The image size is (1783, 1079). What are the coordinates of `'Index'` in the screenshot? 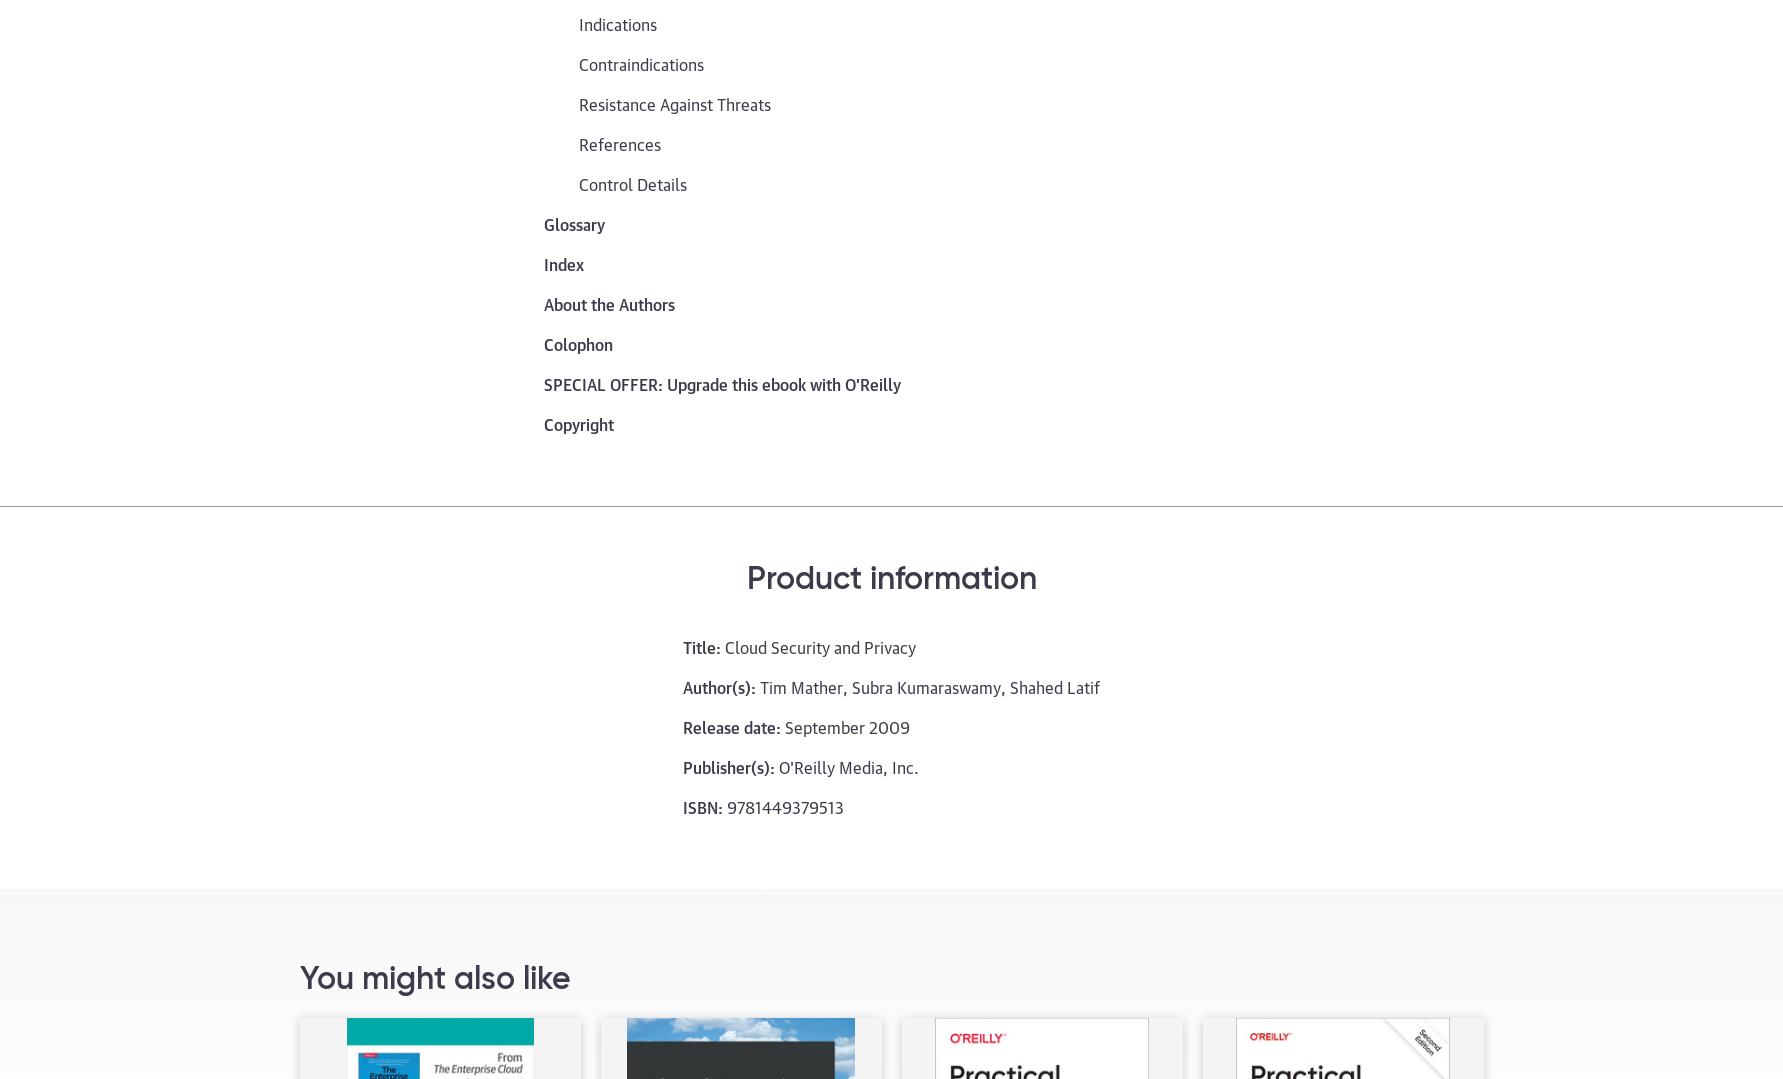 It's located at (562, 262).